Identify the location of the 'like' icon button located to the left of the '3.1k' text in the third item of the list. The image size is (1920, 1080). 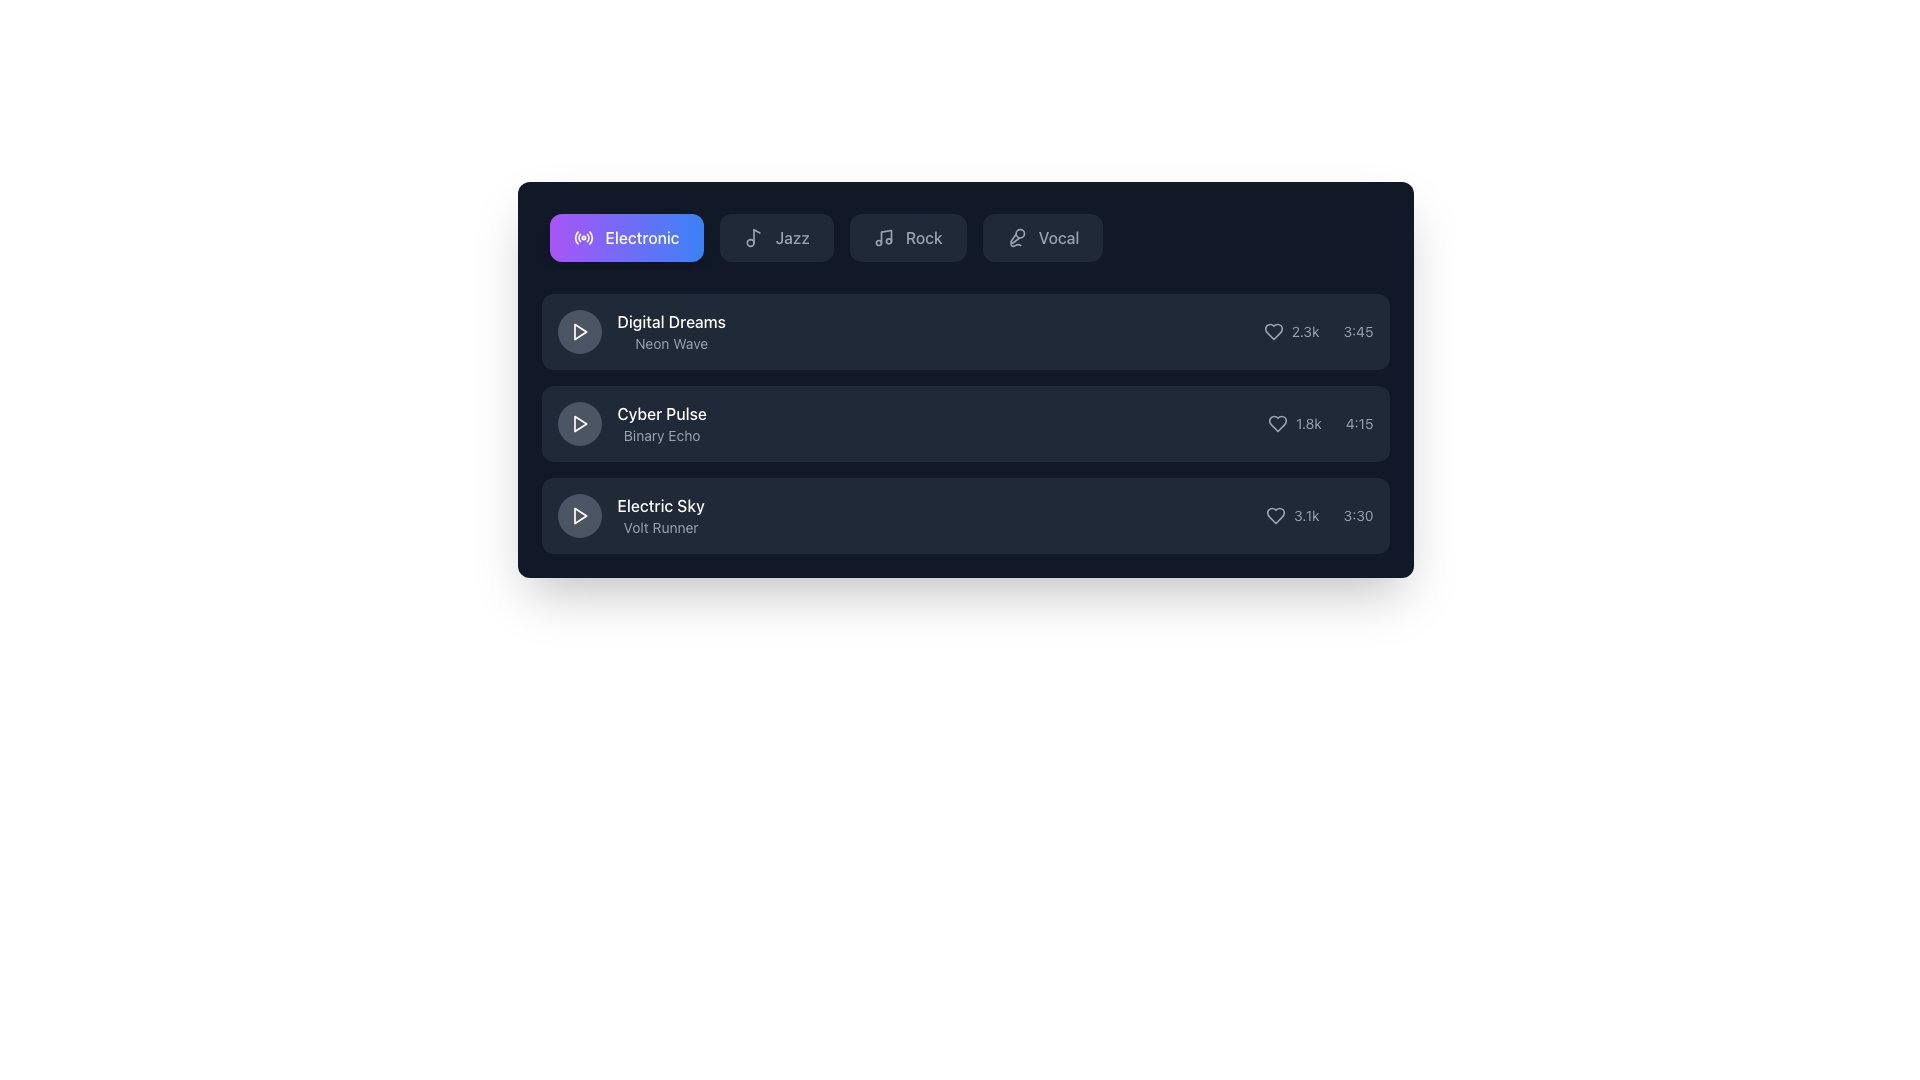
(1275, 515).